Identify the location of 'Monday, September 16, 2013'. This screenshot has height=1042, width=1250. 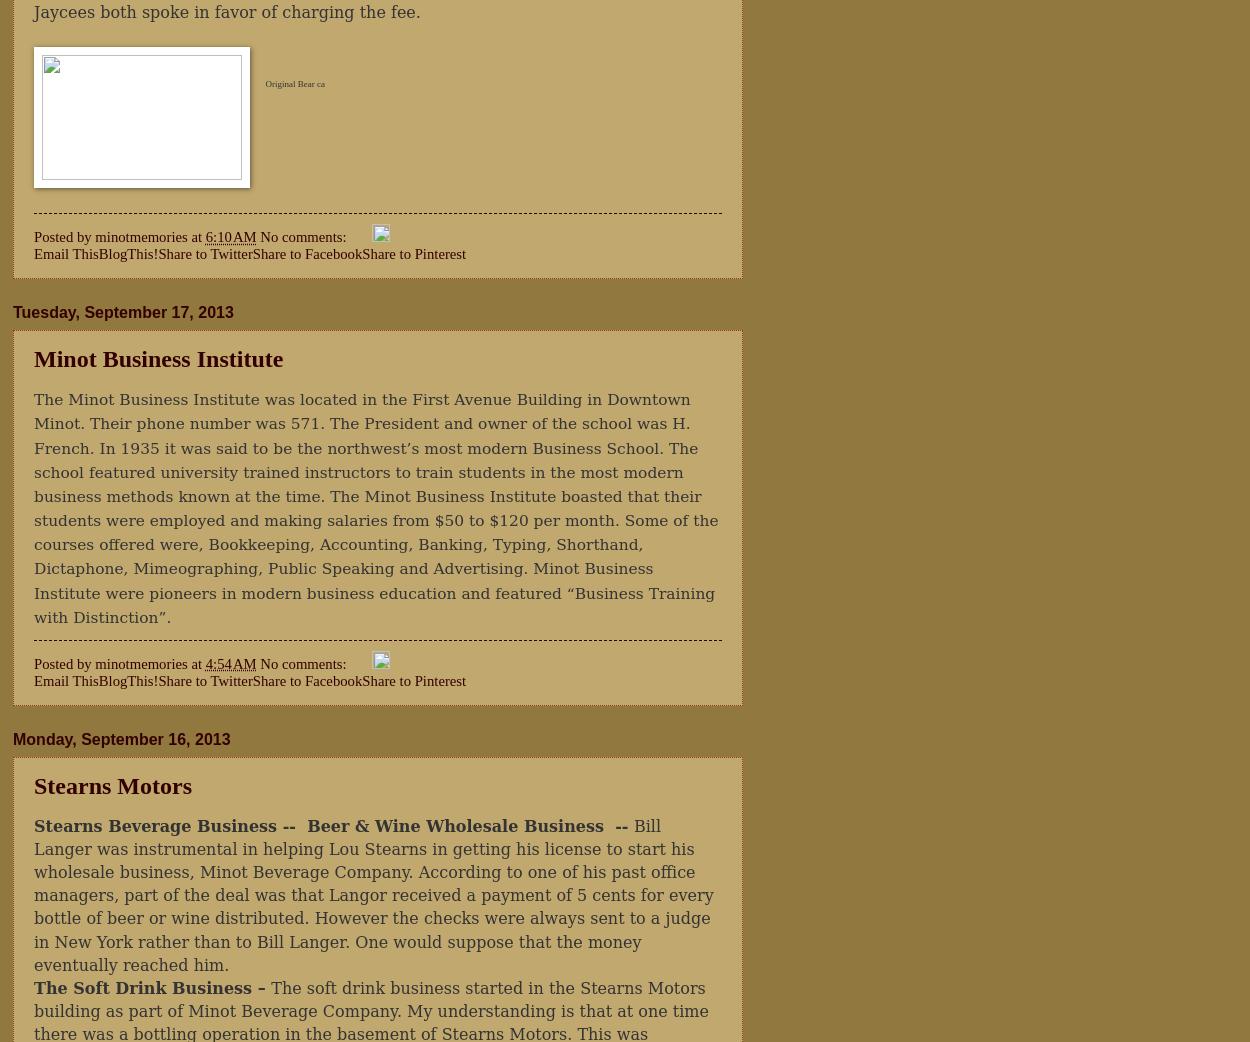
(120, 737).